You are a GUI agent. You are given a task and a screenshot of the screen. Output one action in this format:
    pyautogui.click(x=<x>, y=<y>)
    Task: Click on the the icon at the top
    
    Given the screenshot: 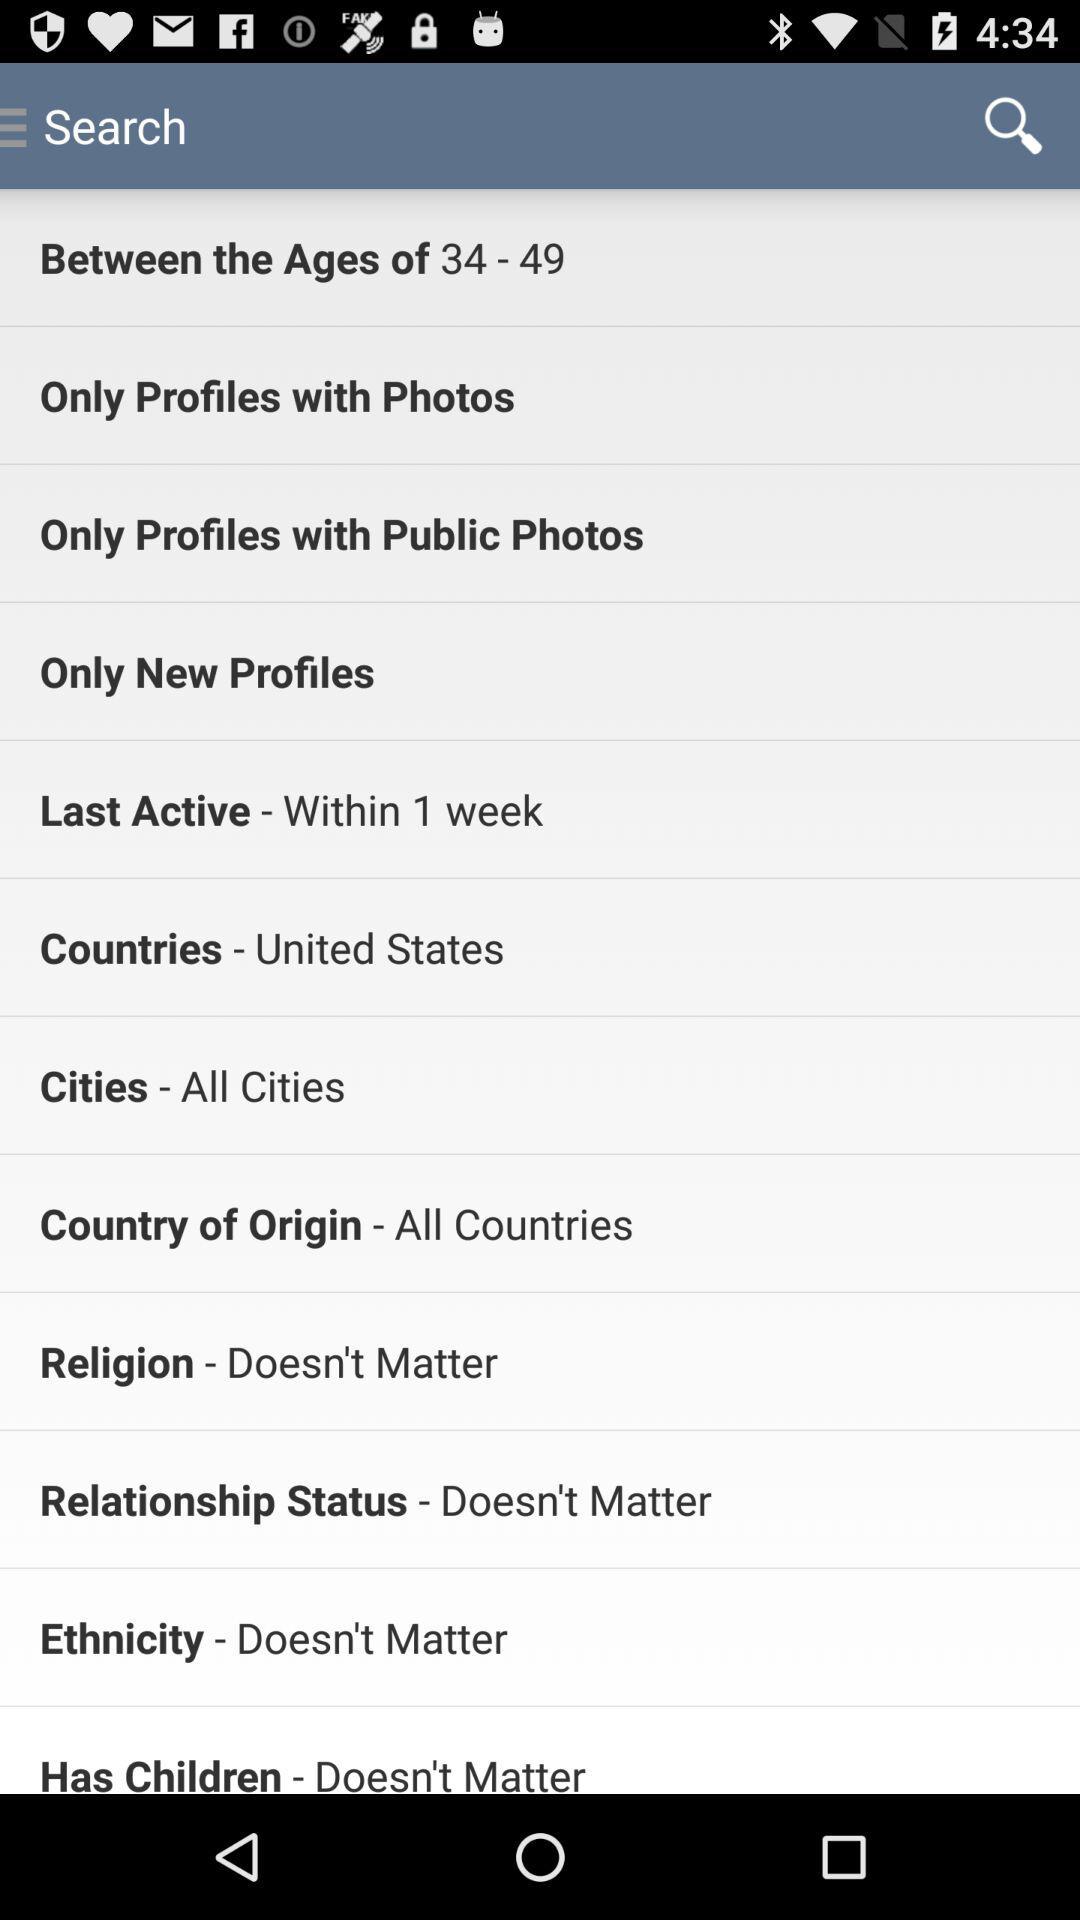 What is the action you would take?
    pyautogui.click(x=496, y=256)
    